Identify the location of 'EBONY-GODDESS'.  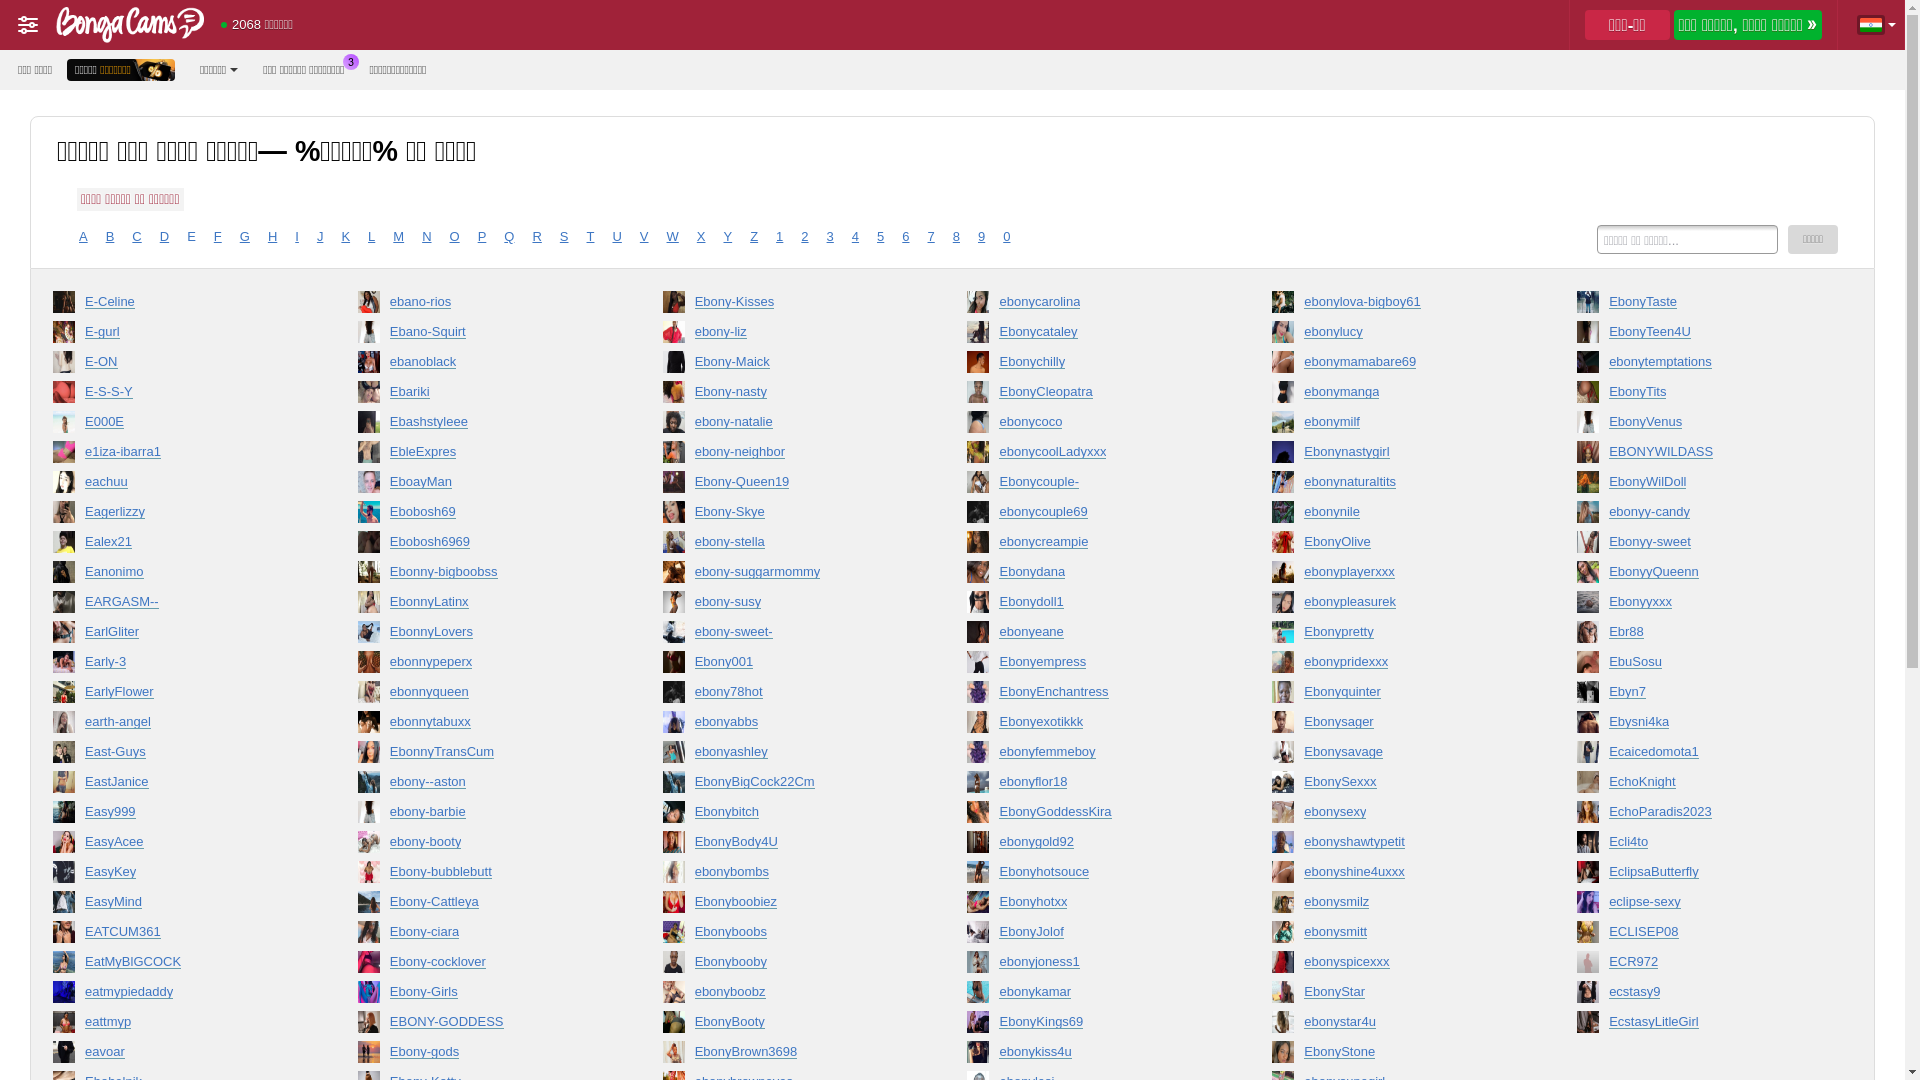
(481, 1026).